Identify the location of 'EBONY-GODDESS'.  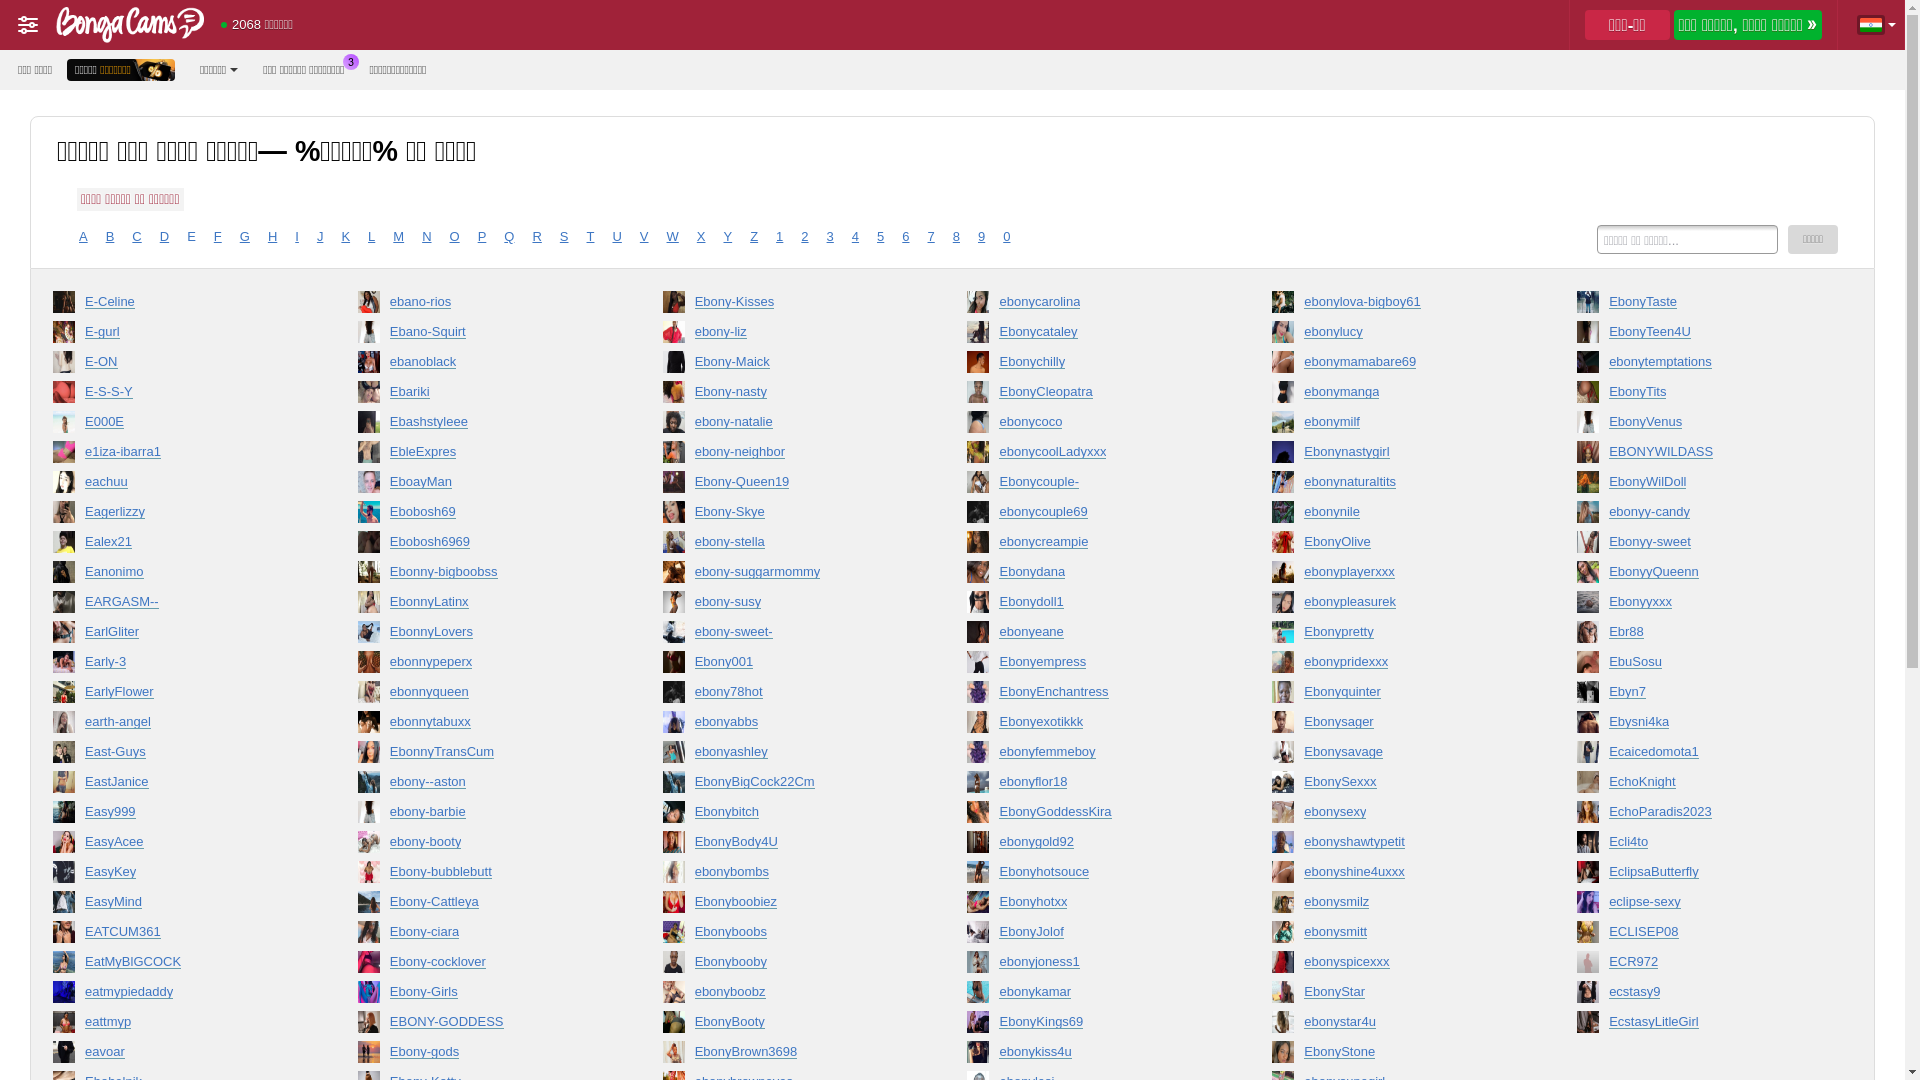
(481, 1026).